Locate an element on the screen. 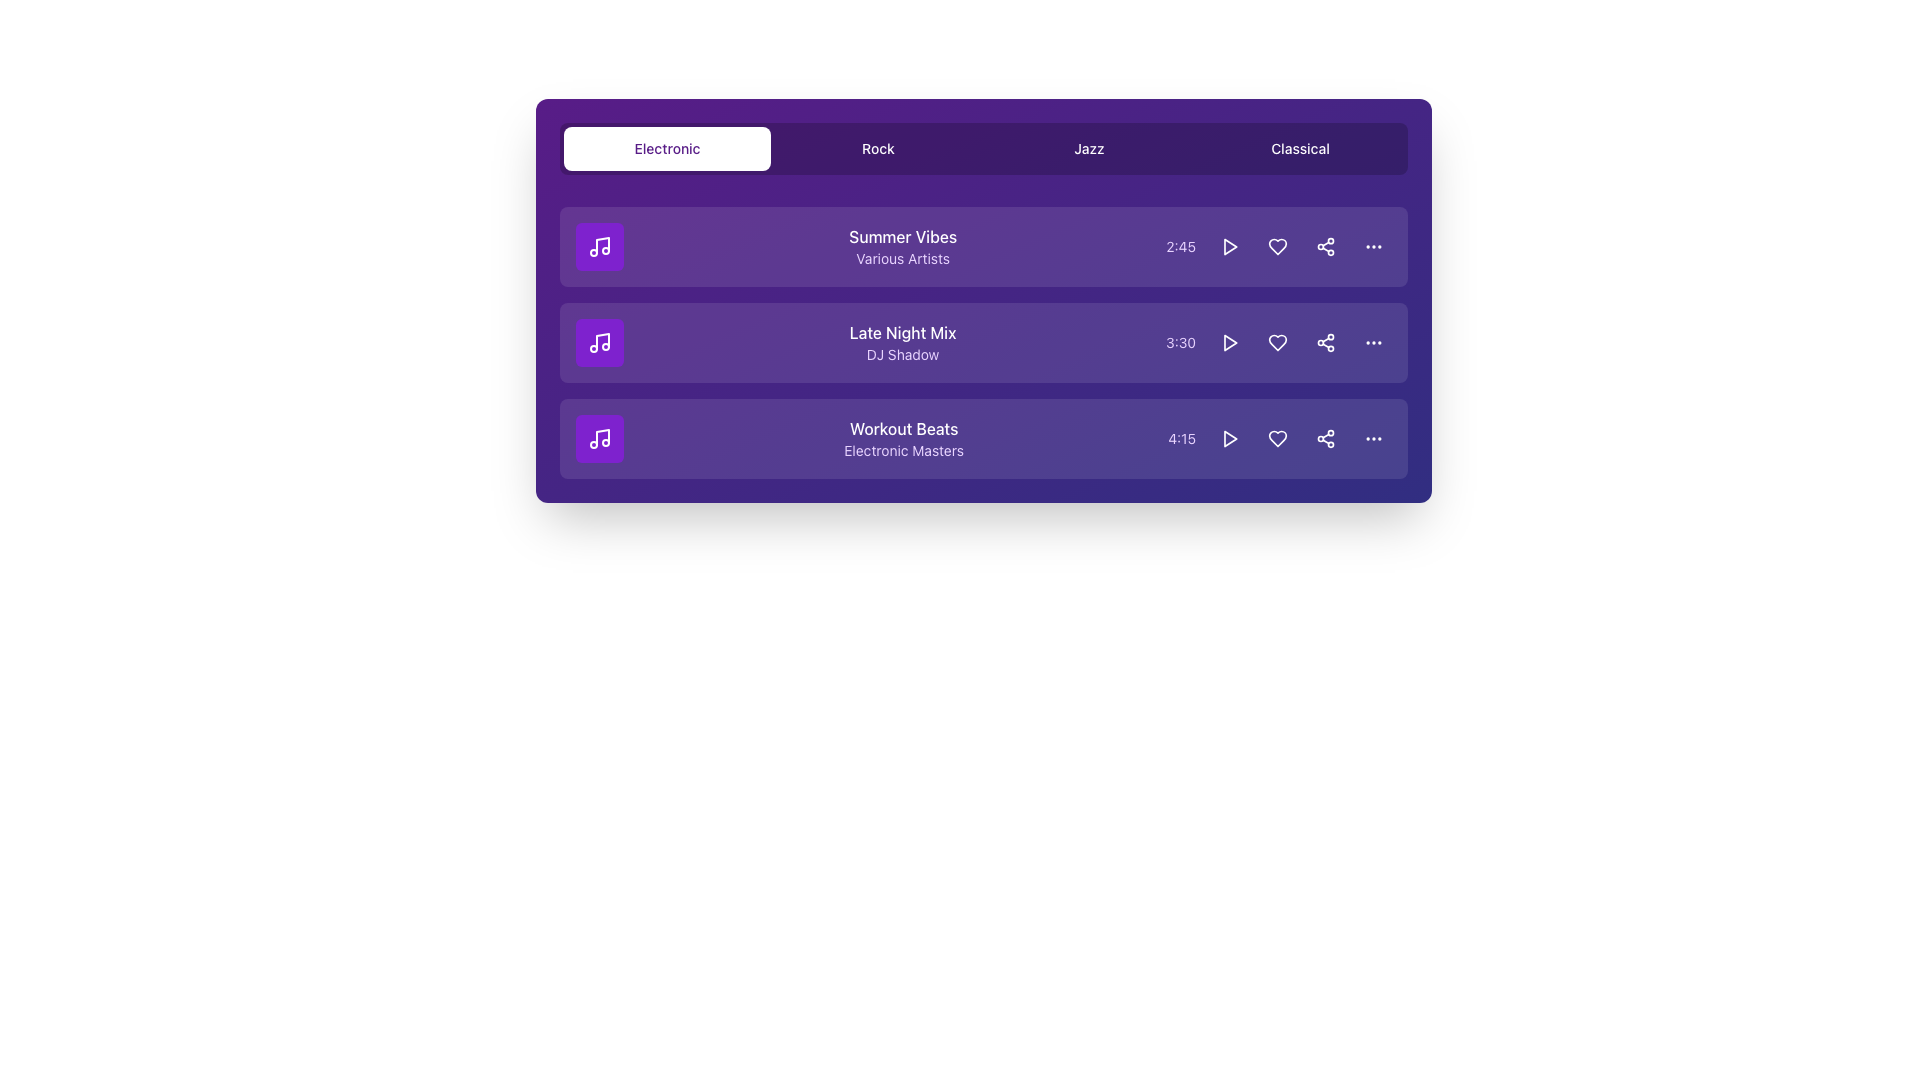 This screenshot has height=1080, width=1920. the text label displaying 'Summer Vibes', which is styled with a white font color on a purple background and positioned above 'Various Artists' is located at coordinates (902, 235).